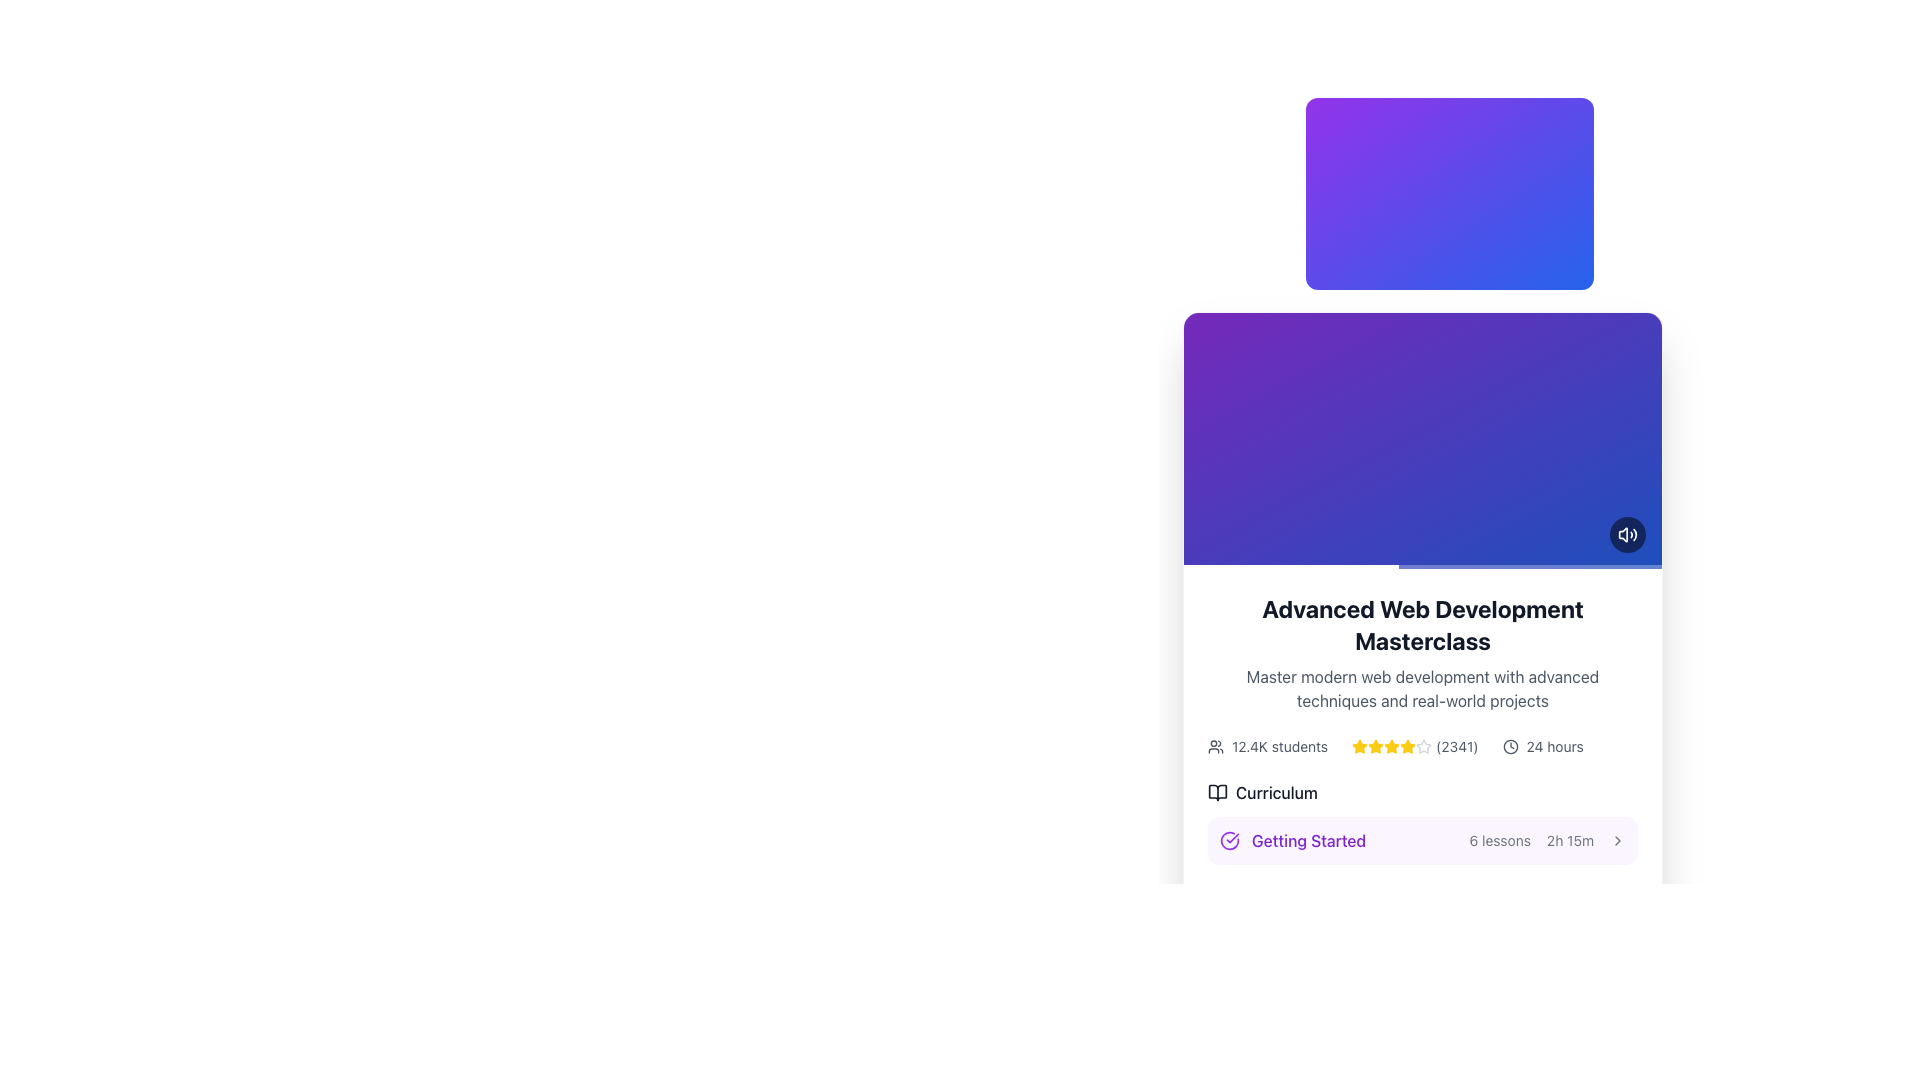  I want to click on the circular button with a speaker icon on a blue gradient background, so click(1627, 534).